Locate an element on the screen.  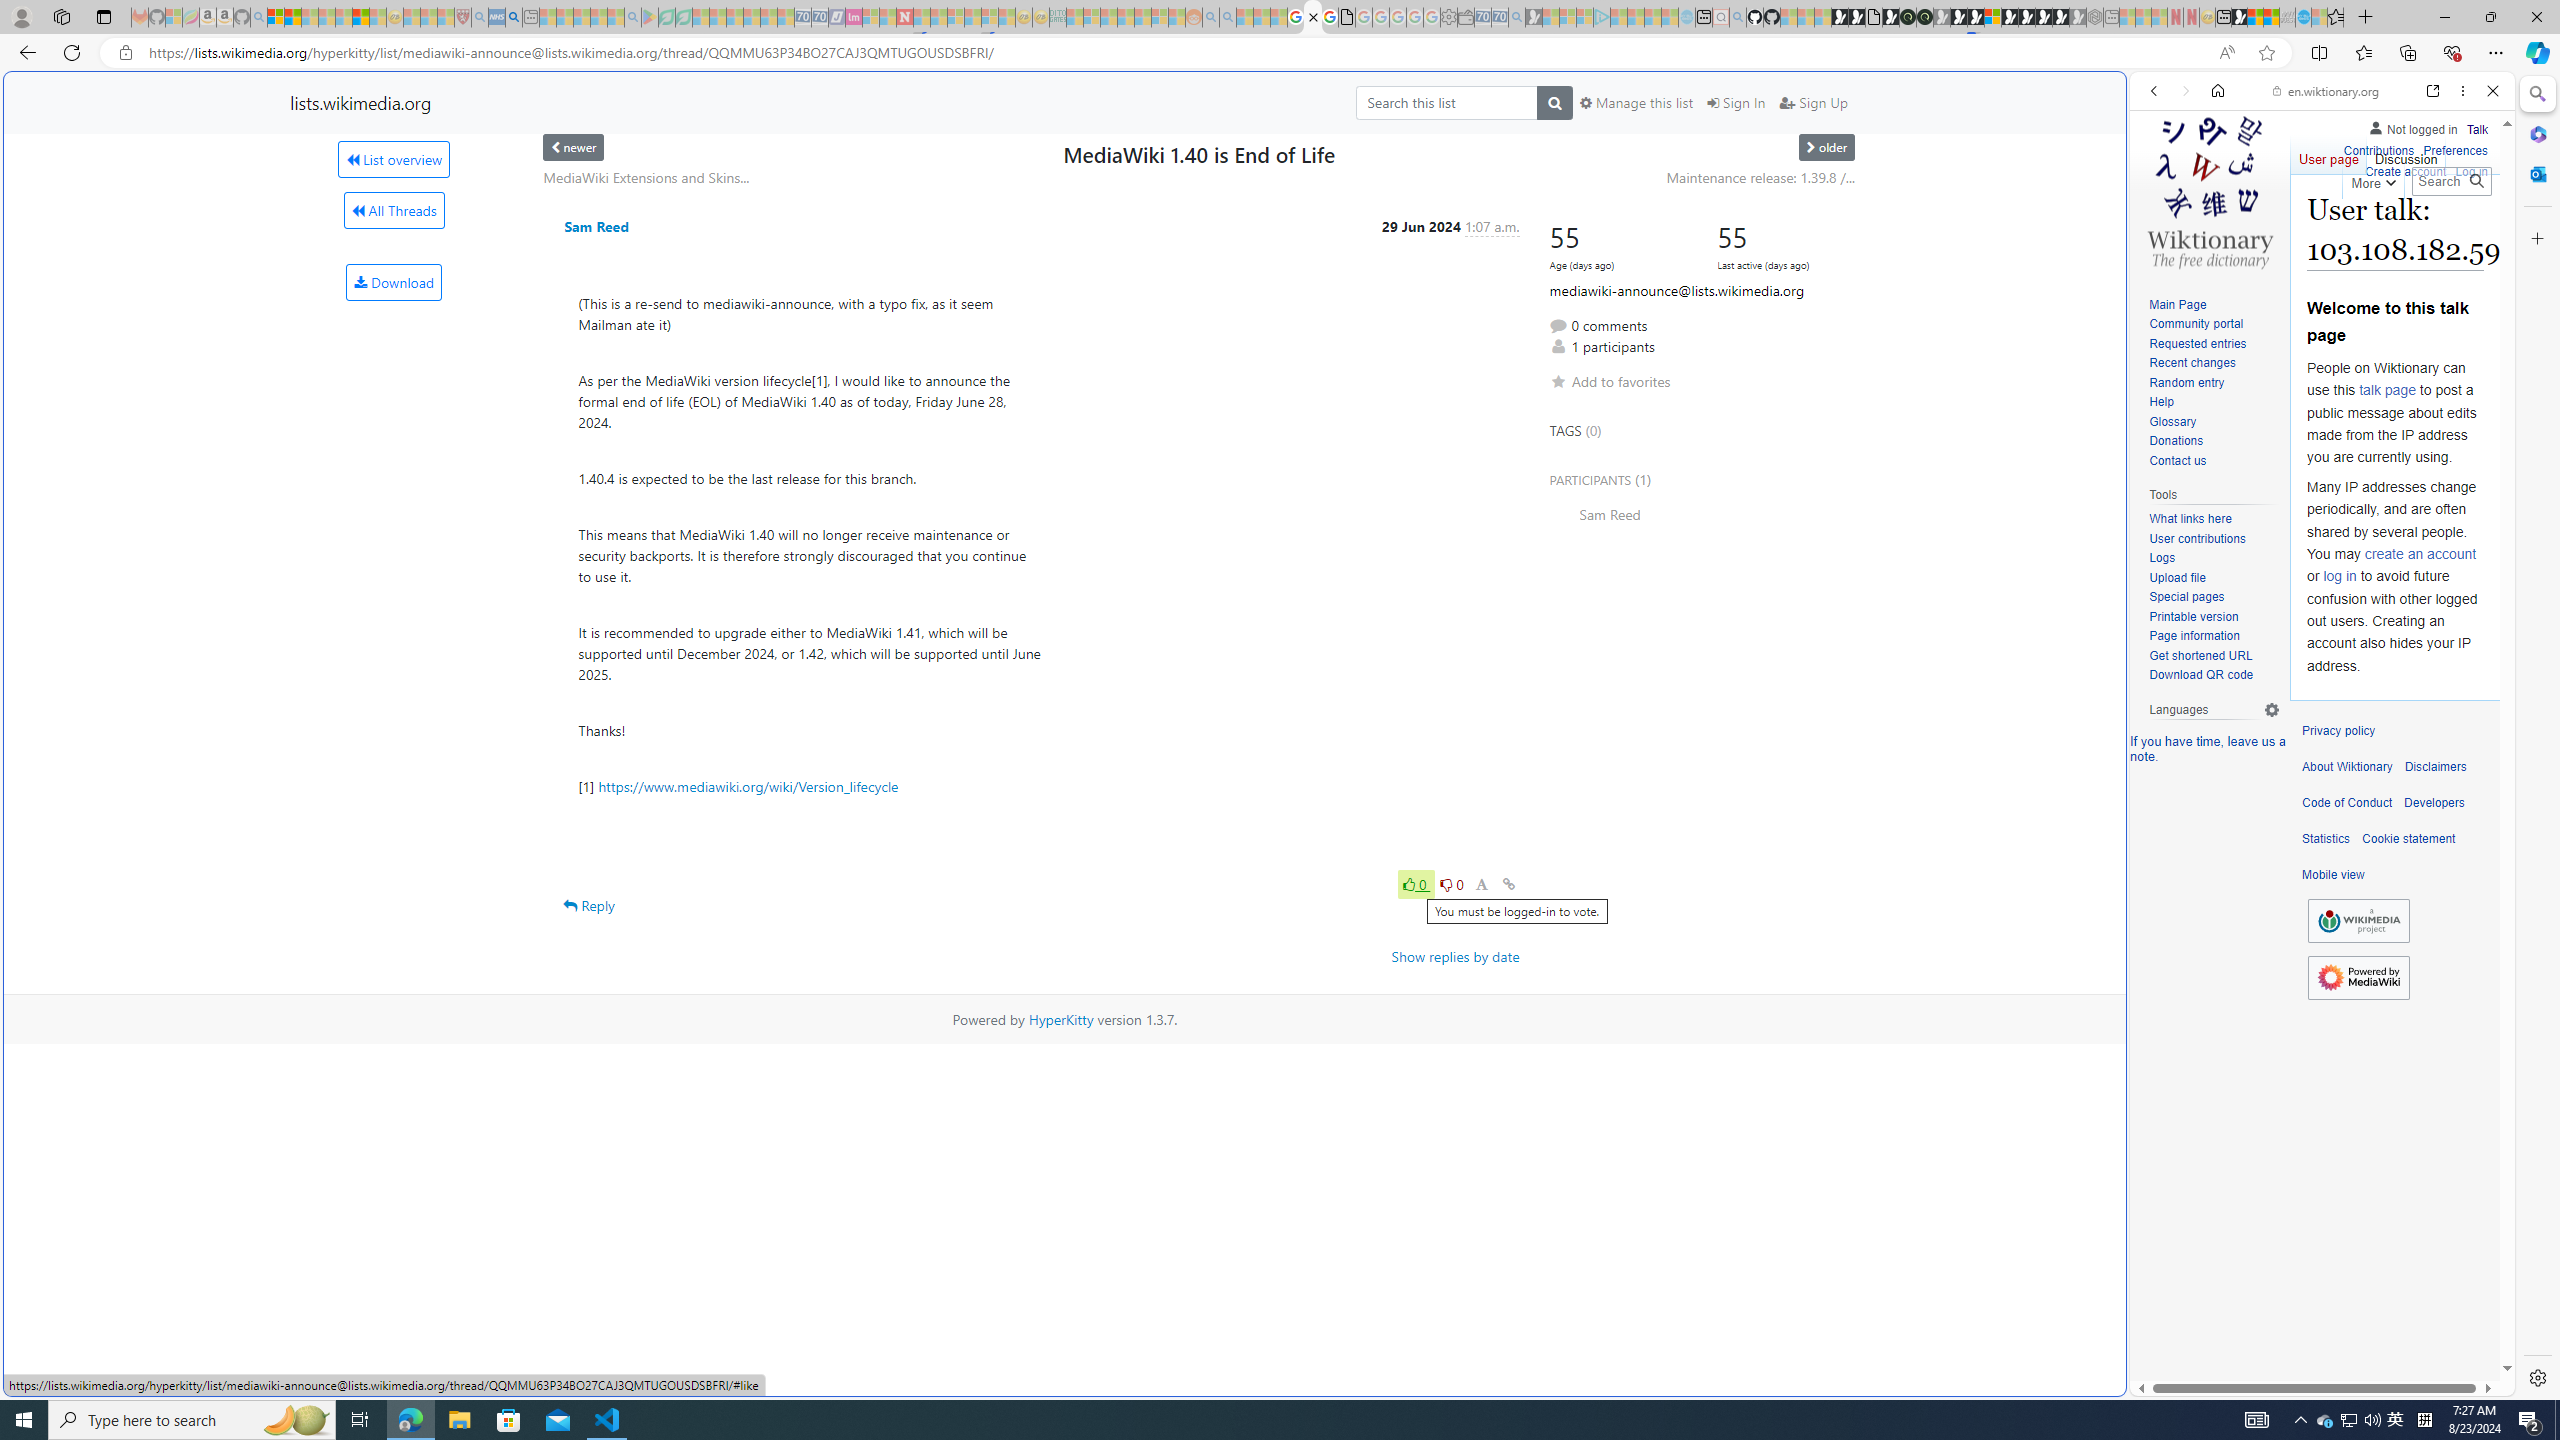
'User contributions' is located at coordinates (2213, 539).